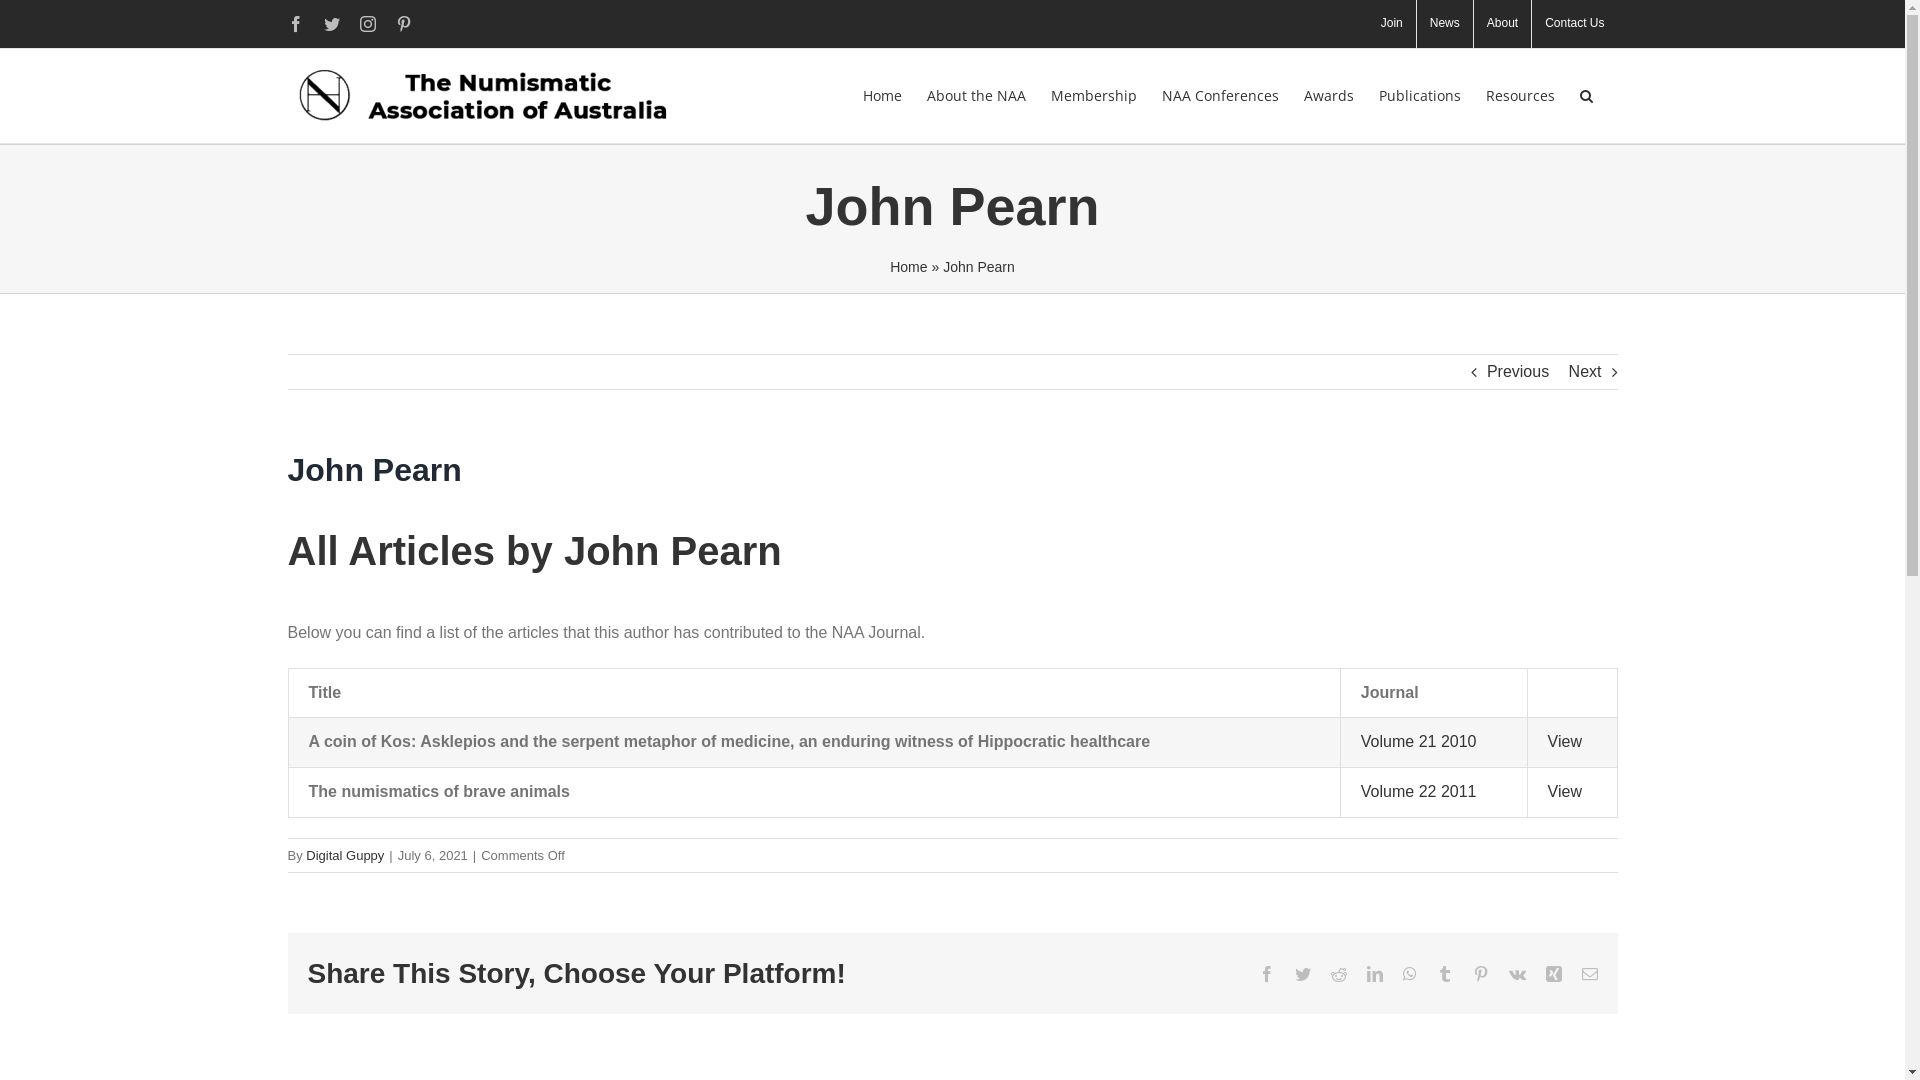 The image size is (1920, 1080). What do you see at coordinates (1486, 96) in the screenshot?
I see `'Resources'` at bounding box center [1486, 96].